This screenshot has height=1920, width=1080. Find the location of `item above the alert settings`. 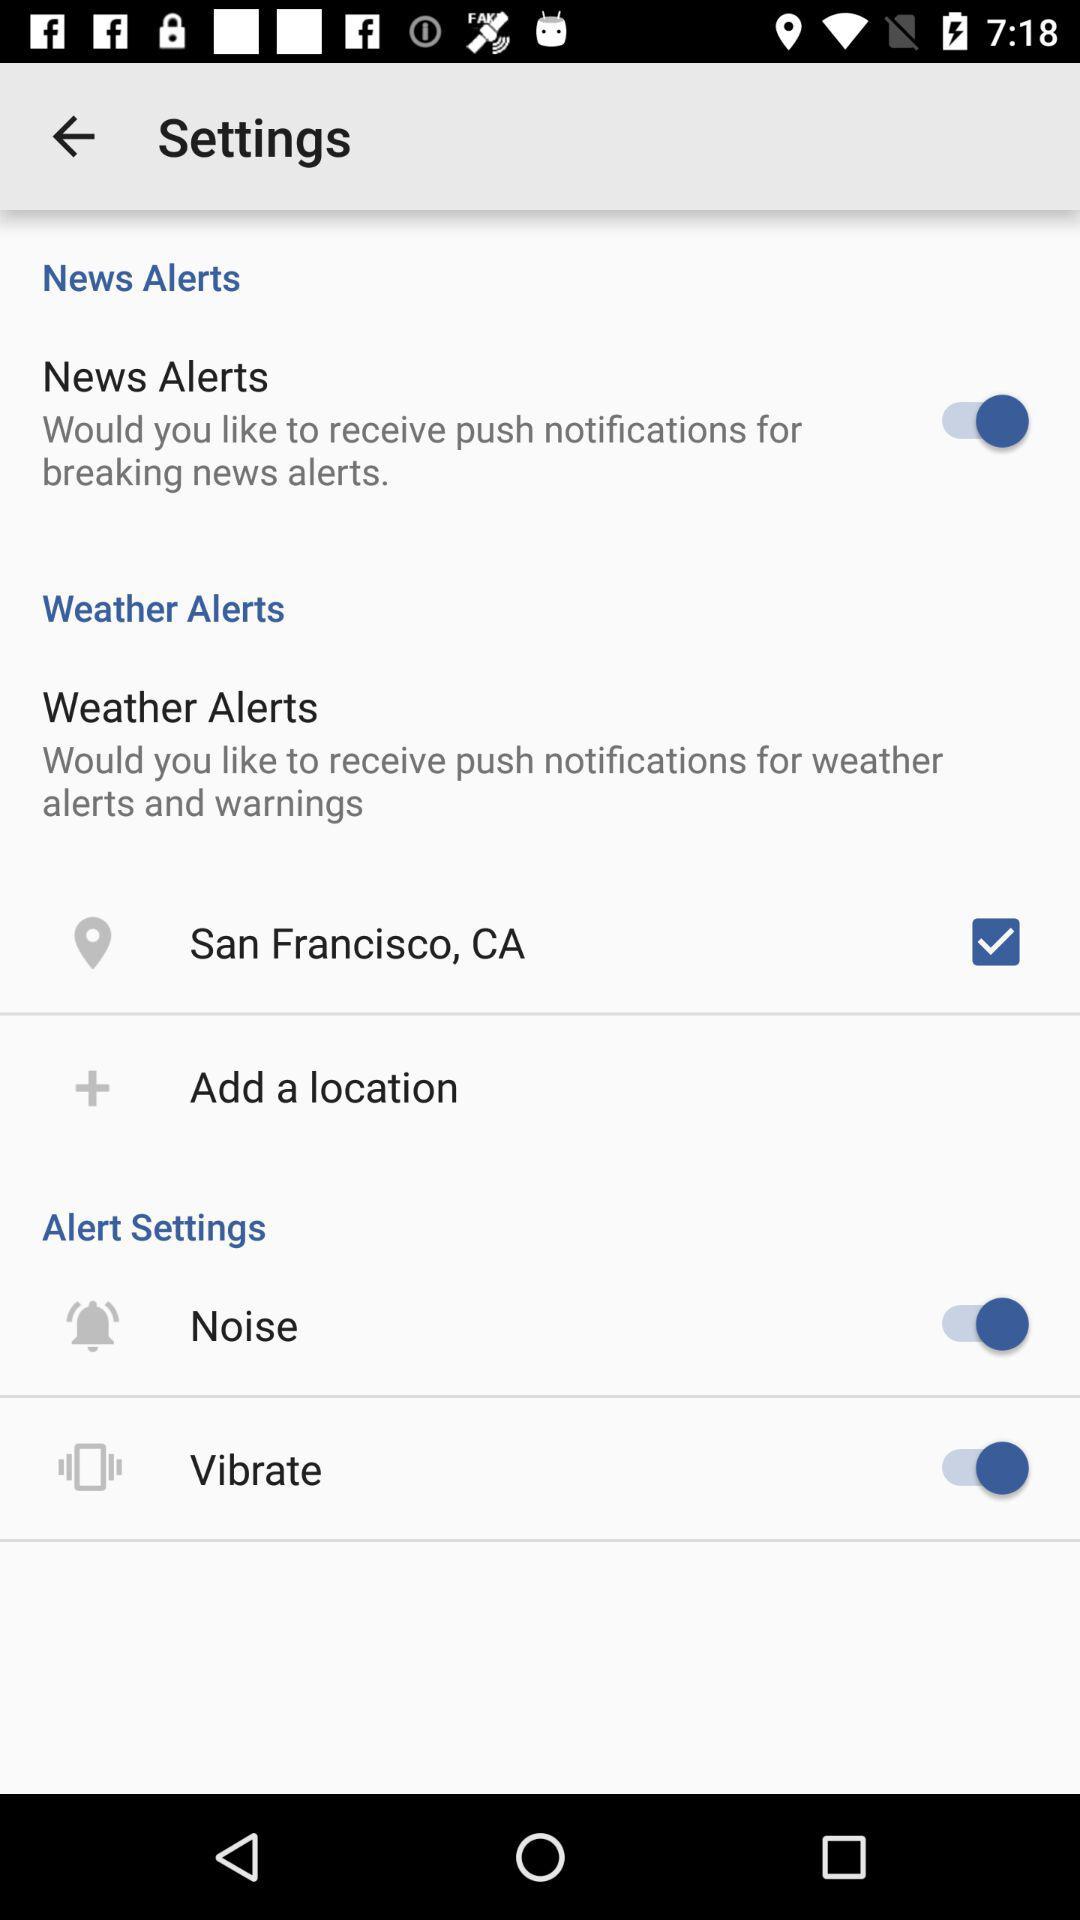

item above the alert settings is located at coordinates (323, 1084).